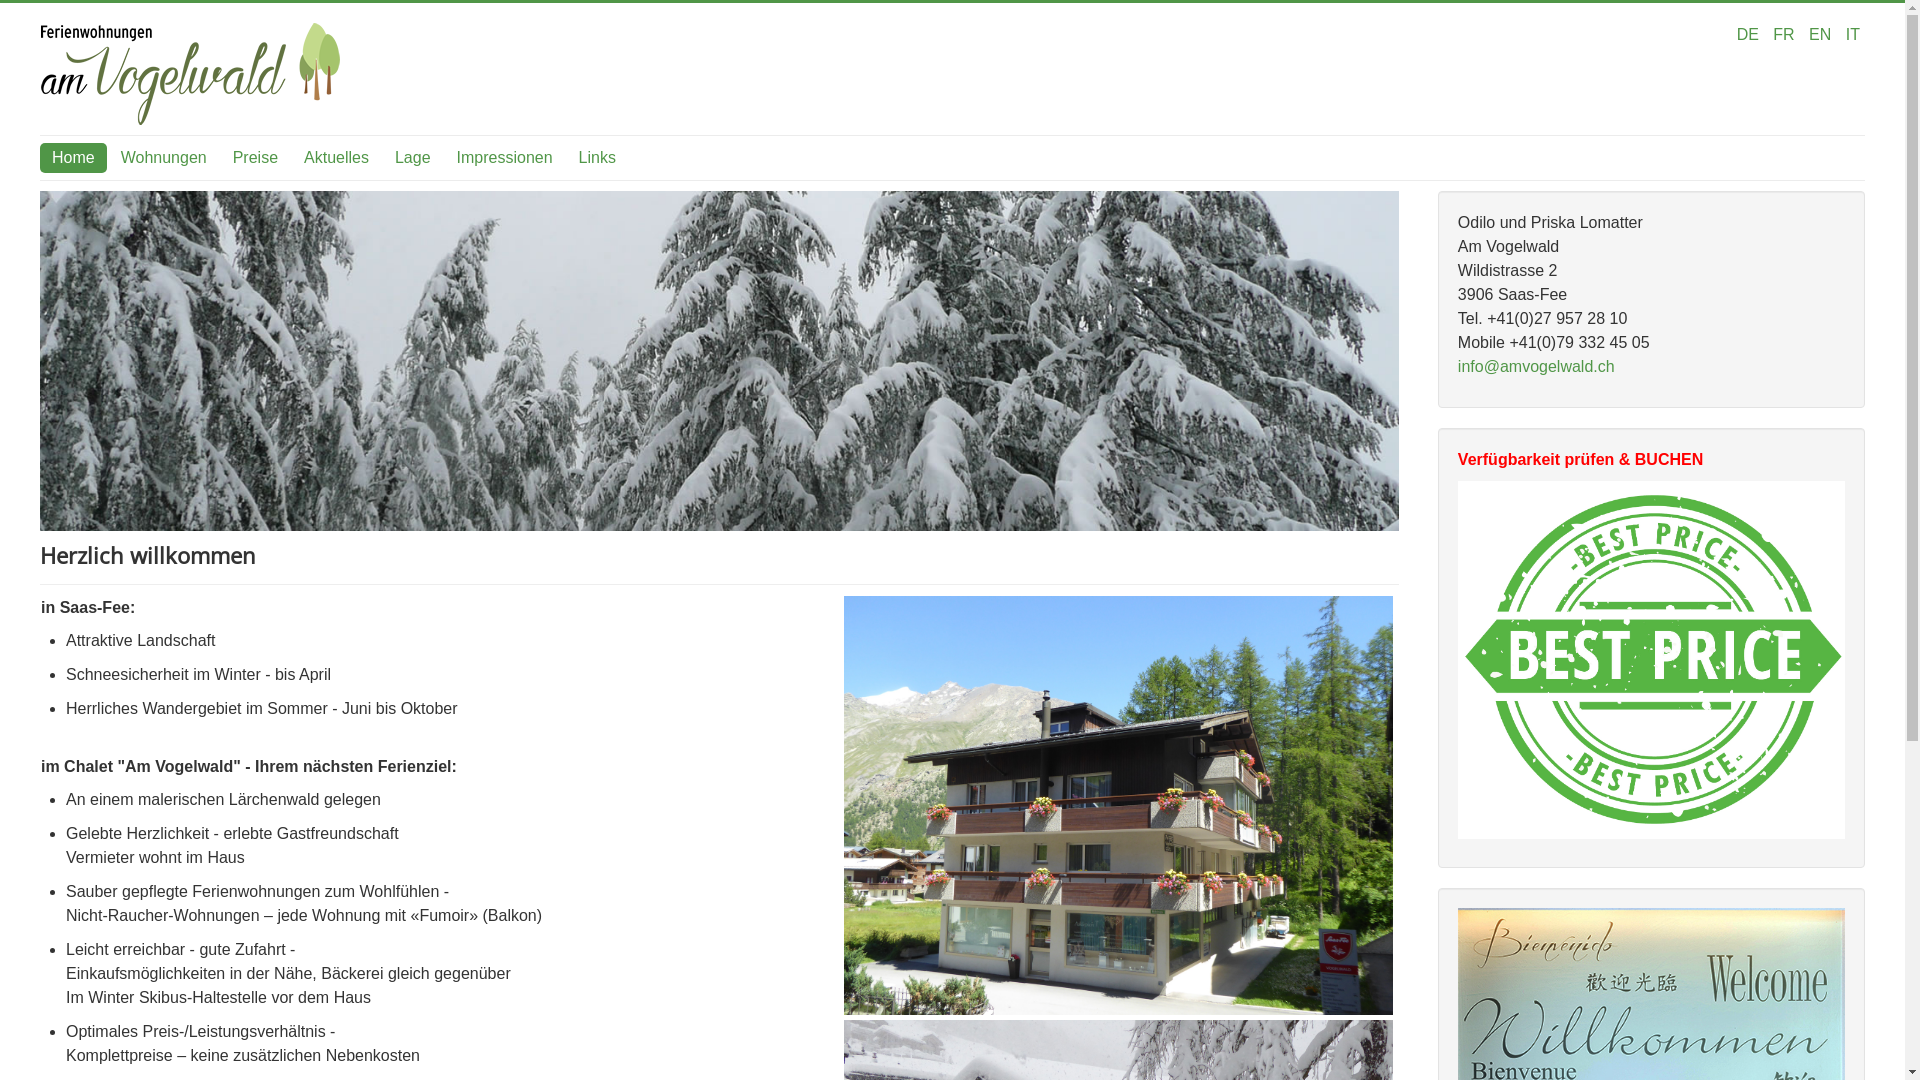  Describe the element at coordinates (411, 157) in the screenshot. I see `'Lage'` at that location.